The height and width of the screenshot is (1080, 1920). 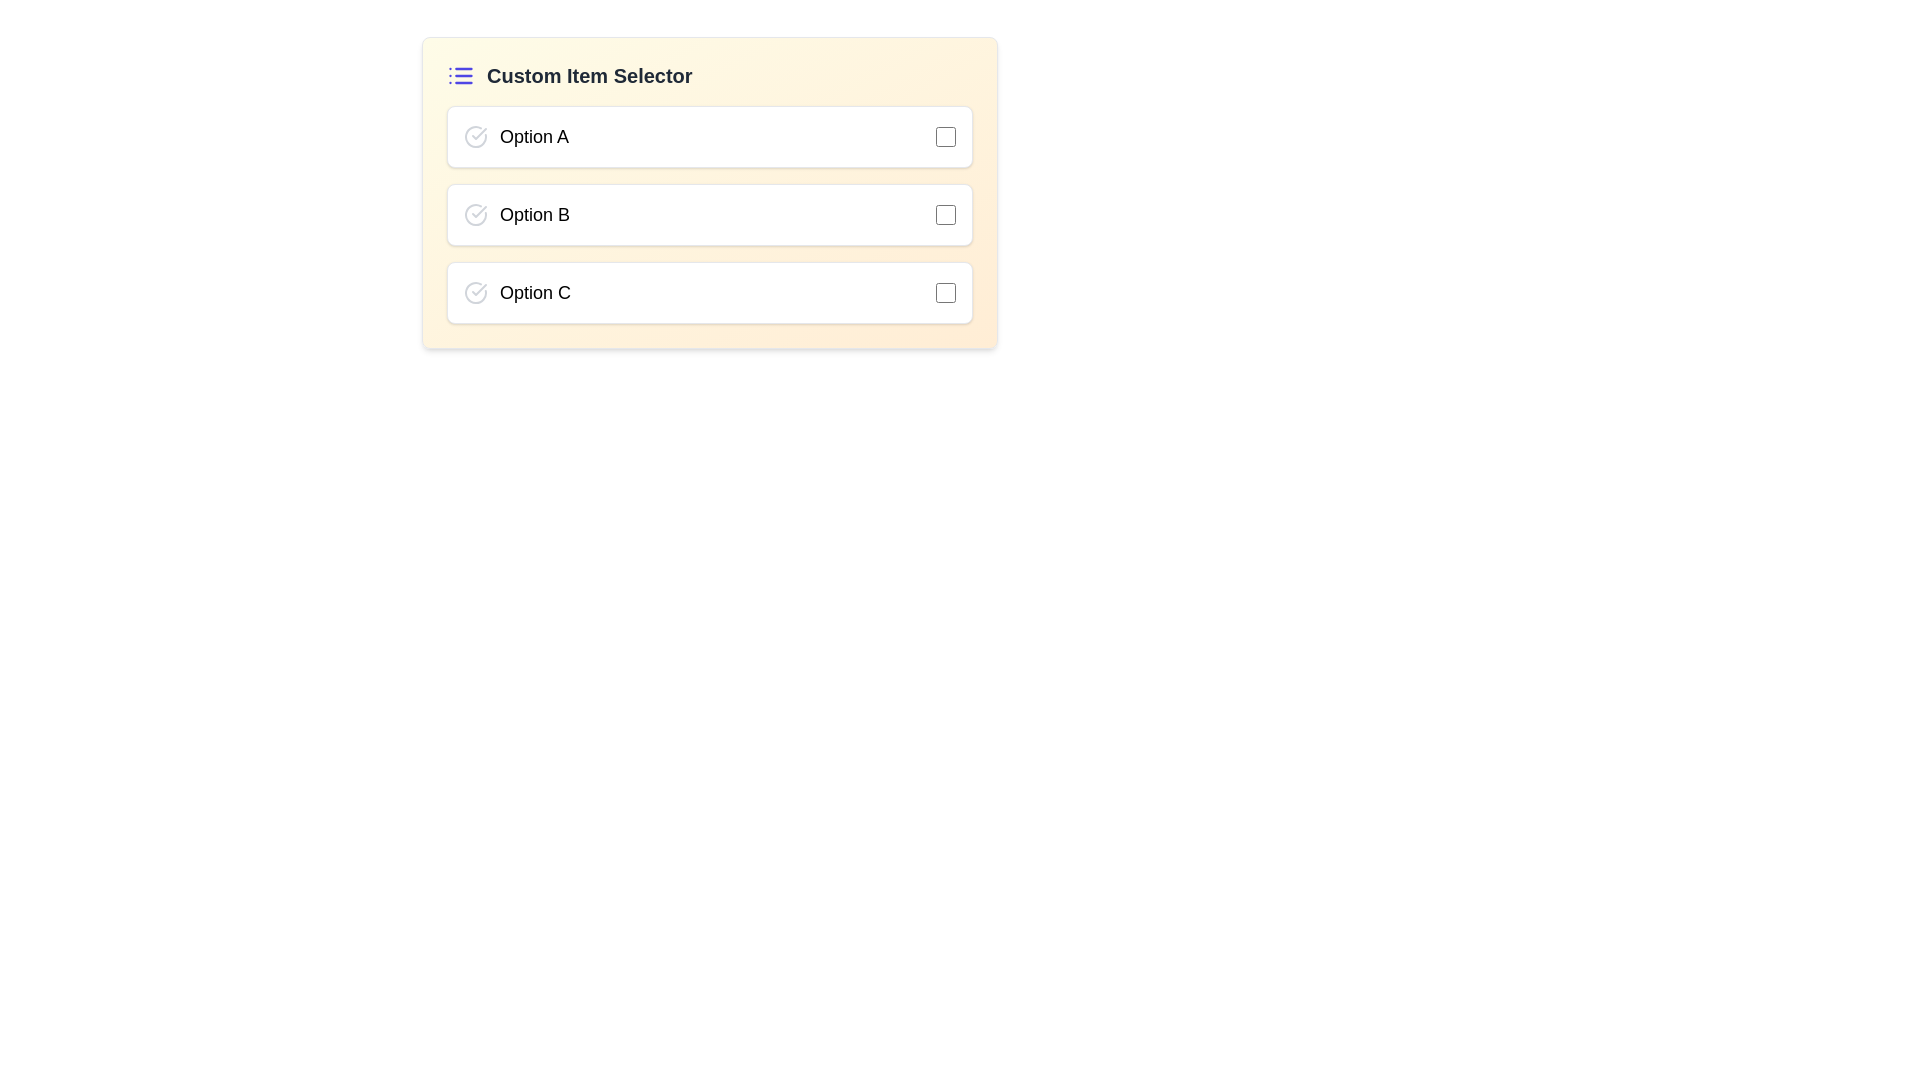 What do you see at coordinates (944, 215) in the screenshot?
I see `the square checkbox with a blue fill color located in the row labeled 'Option B'` at bounding box center [944, 215].